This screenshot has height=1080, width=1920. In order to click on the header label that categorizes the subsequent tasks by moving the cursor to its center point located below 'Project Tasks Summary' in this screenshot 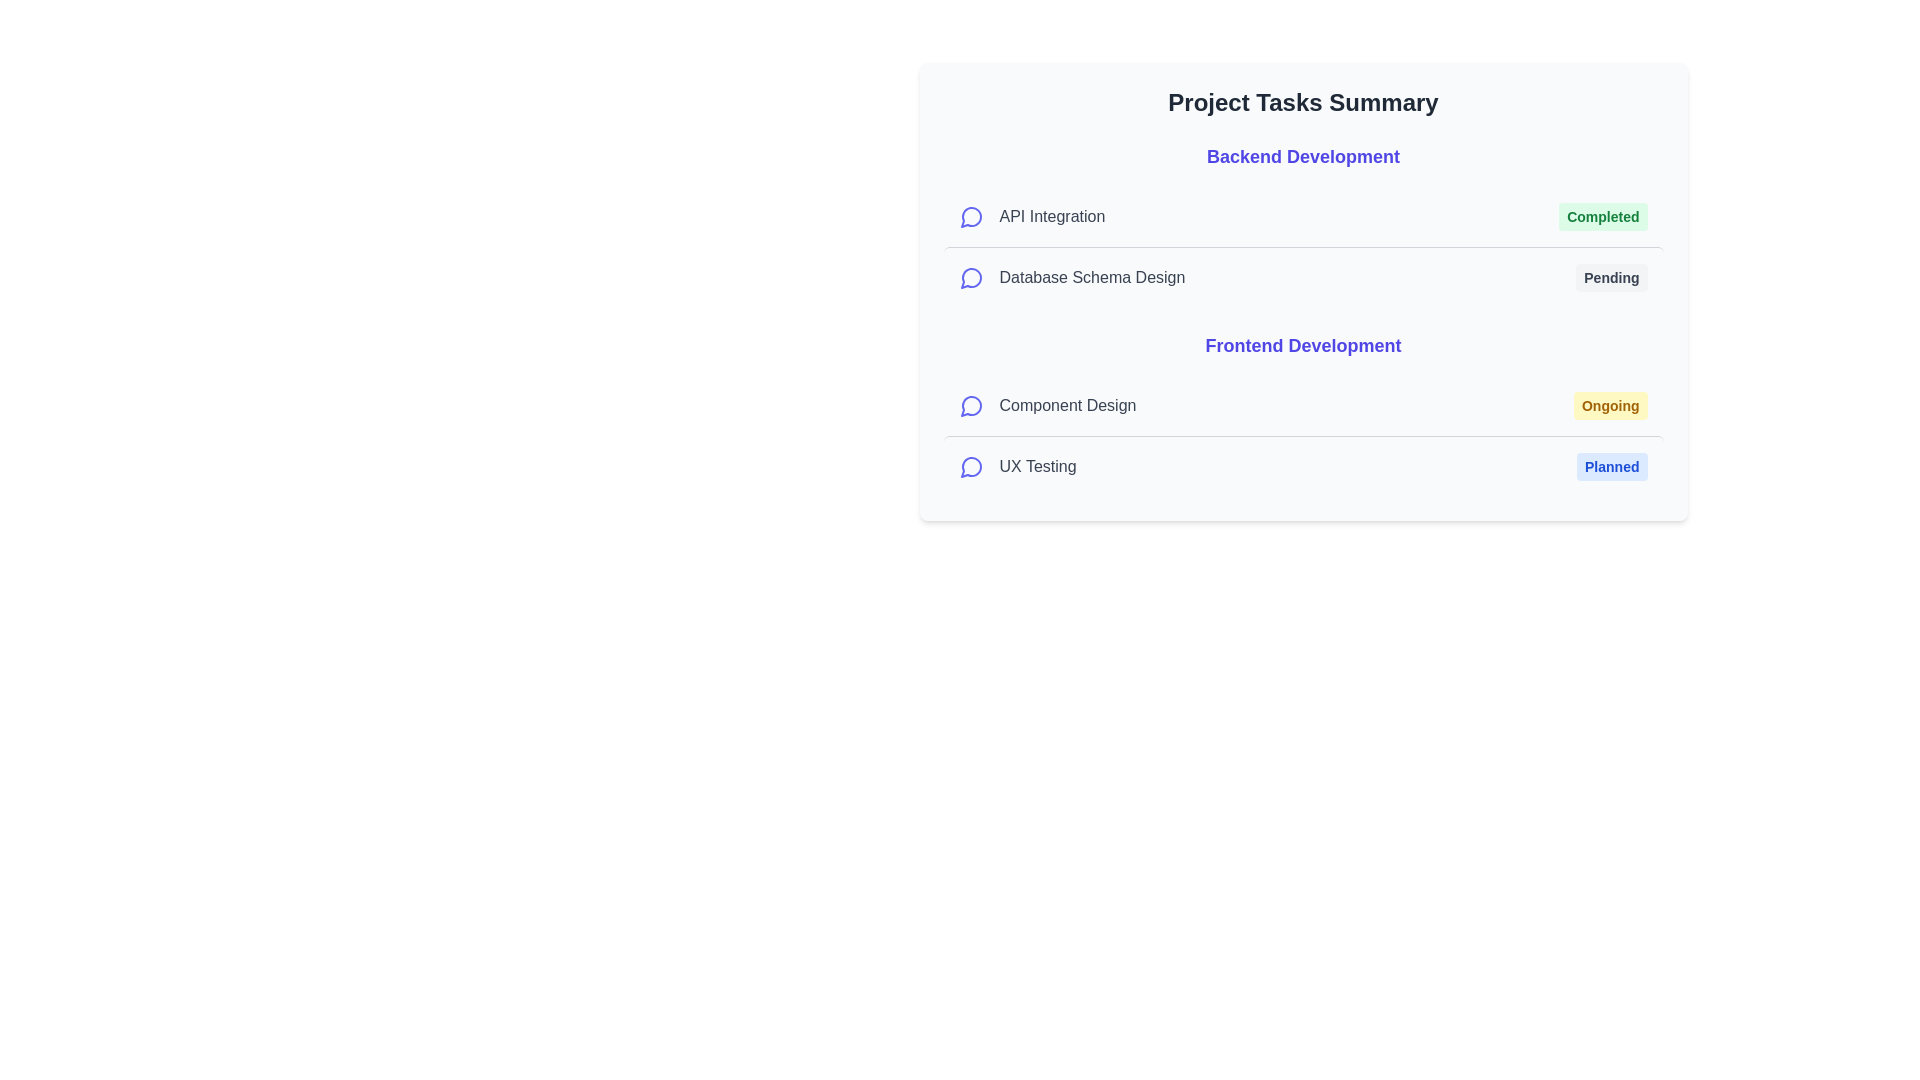, I will do `click(1303, 156)`.